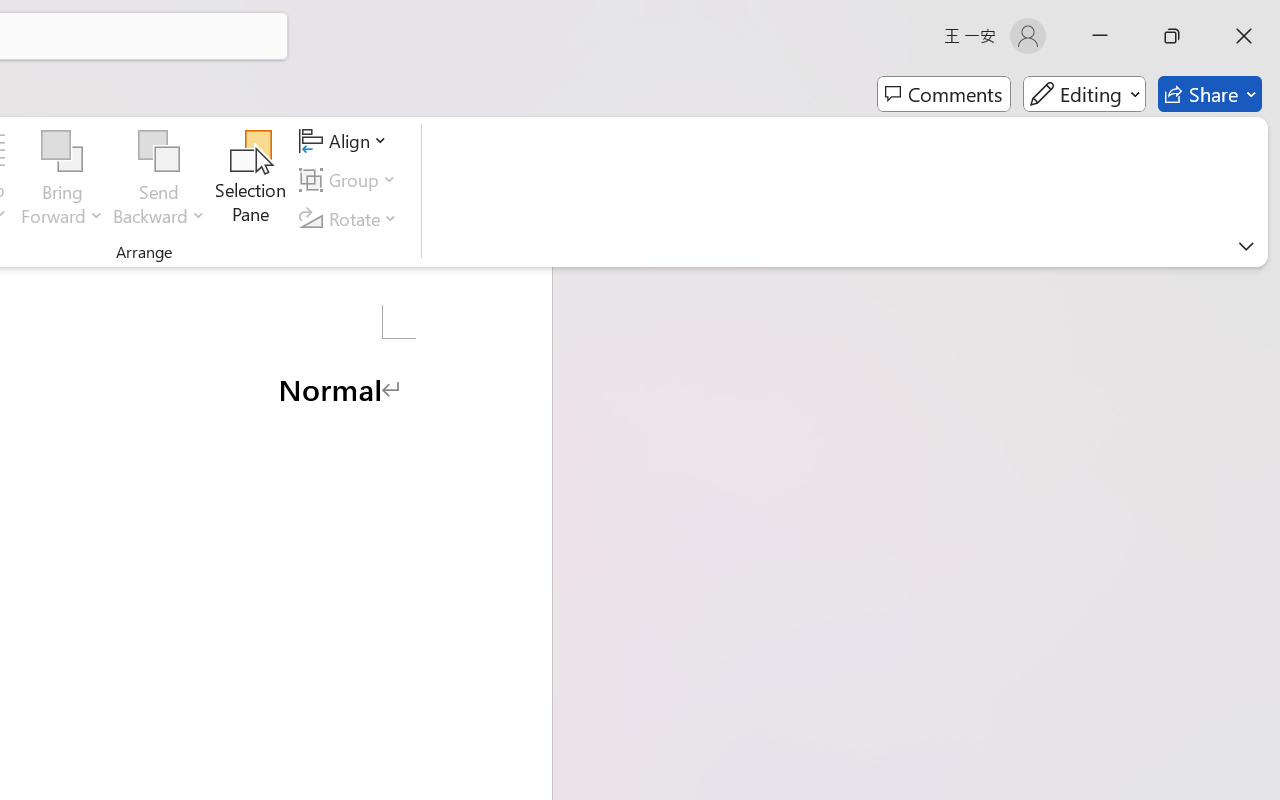  Describe the element at coordinates (158, 179) in the screenshot. I see `'Send Backward'` at that location.